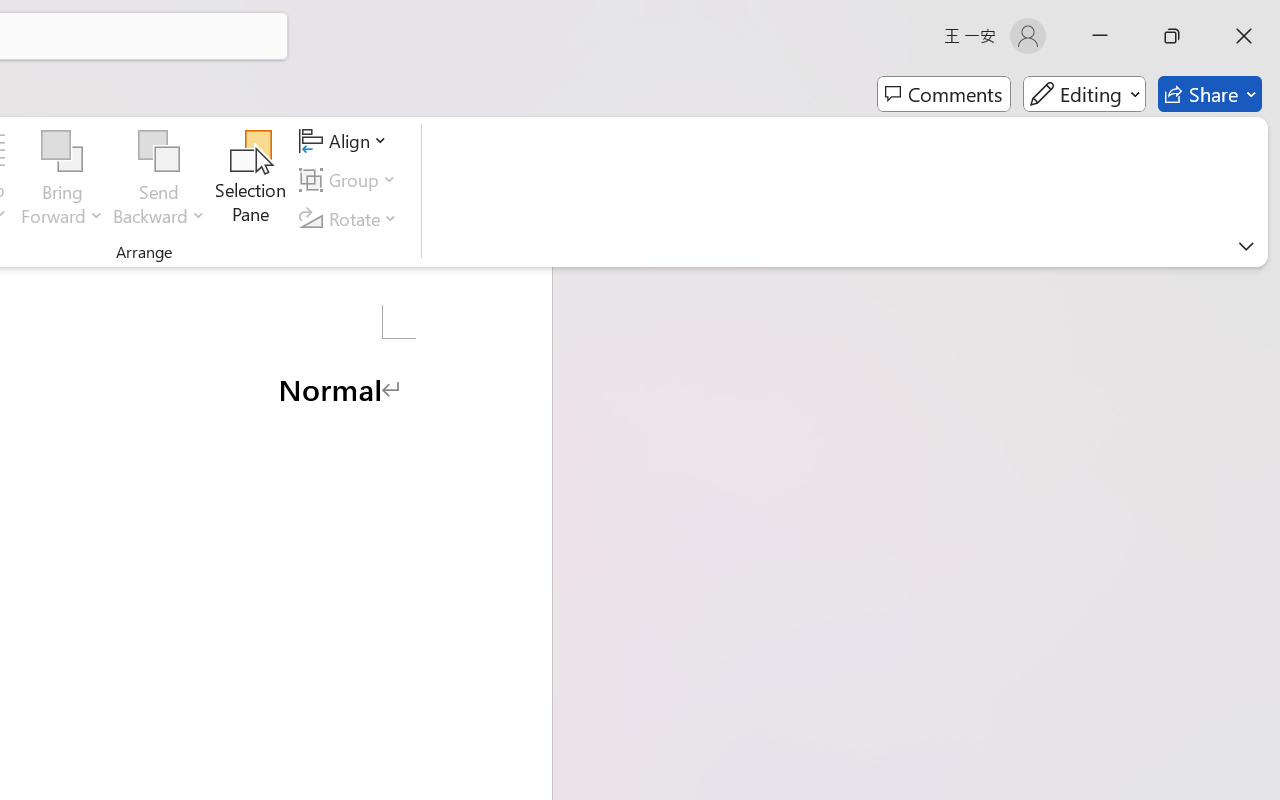  Describe the element at coordinates (158, 179) in the screenshot. I see `'Send Backward'` at that location.